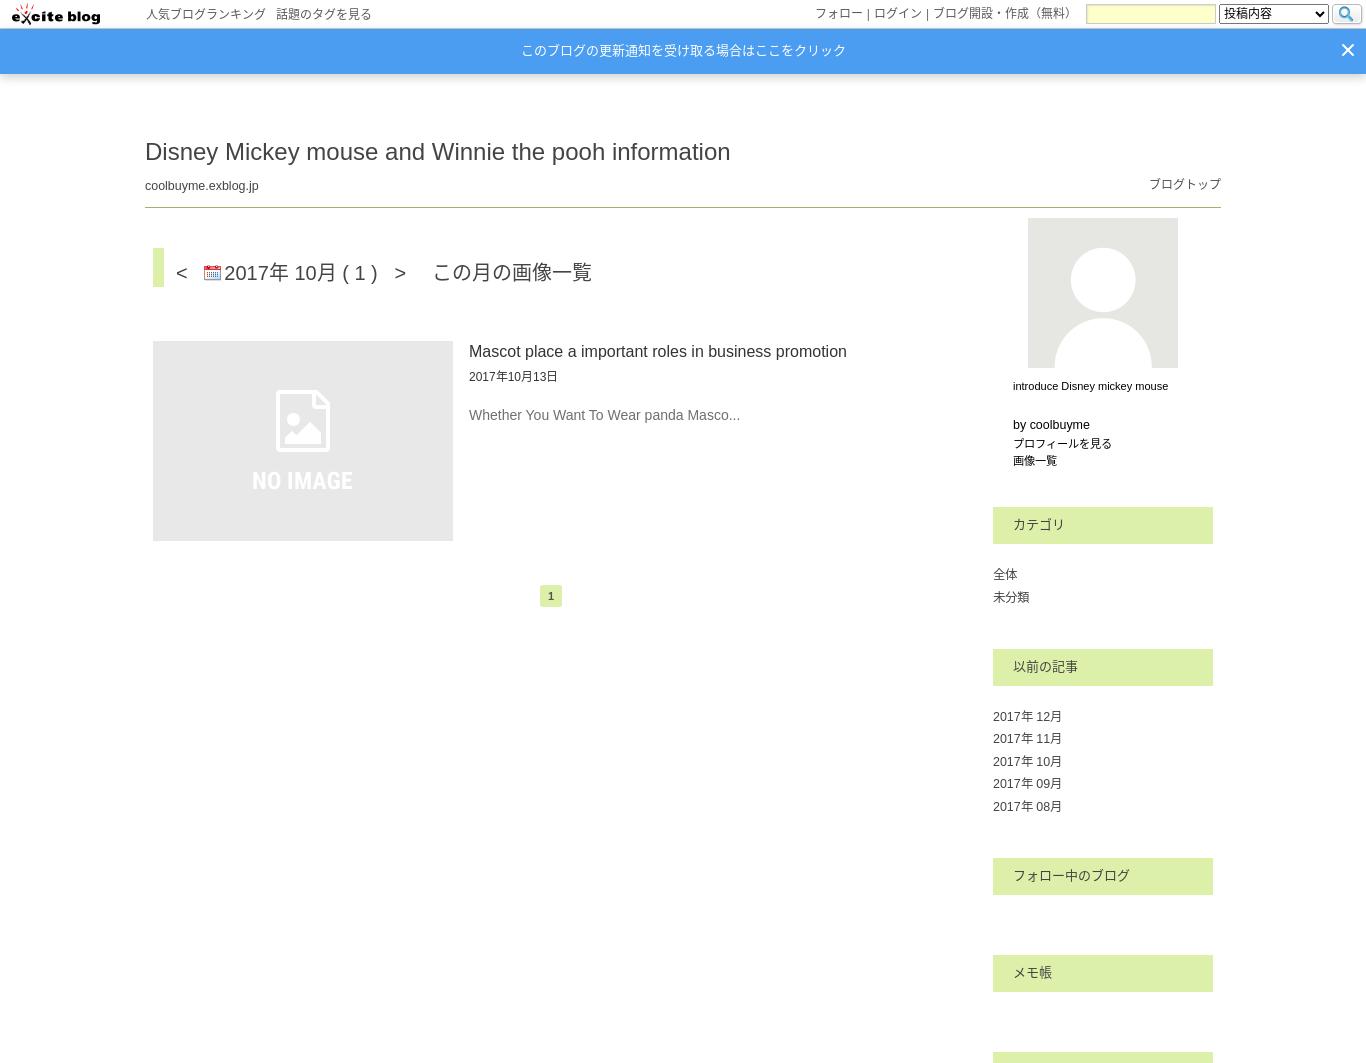  Describe the element at coordinates (656, 350) in the screenshot. I see `'Mascot place a important roles in business promotion'` at that location.